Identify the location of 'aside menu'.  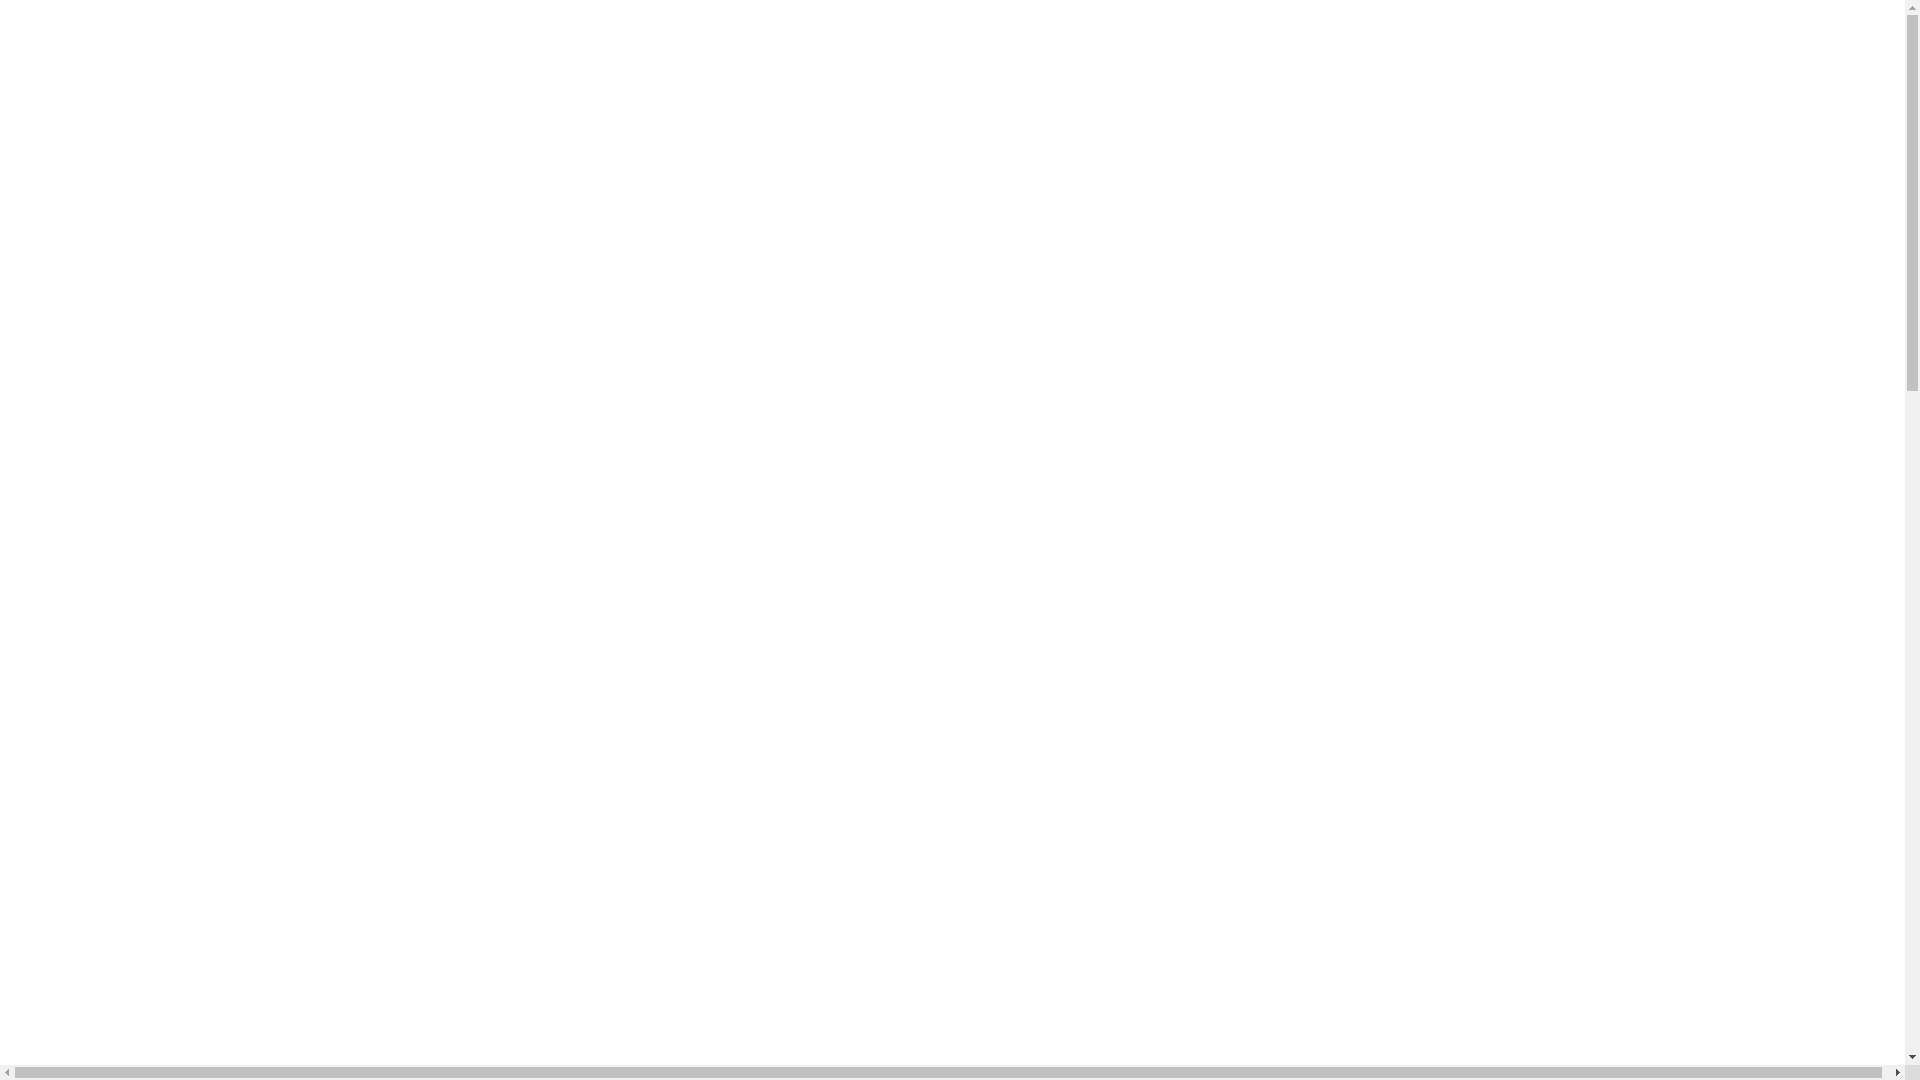
(46, 274).